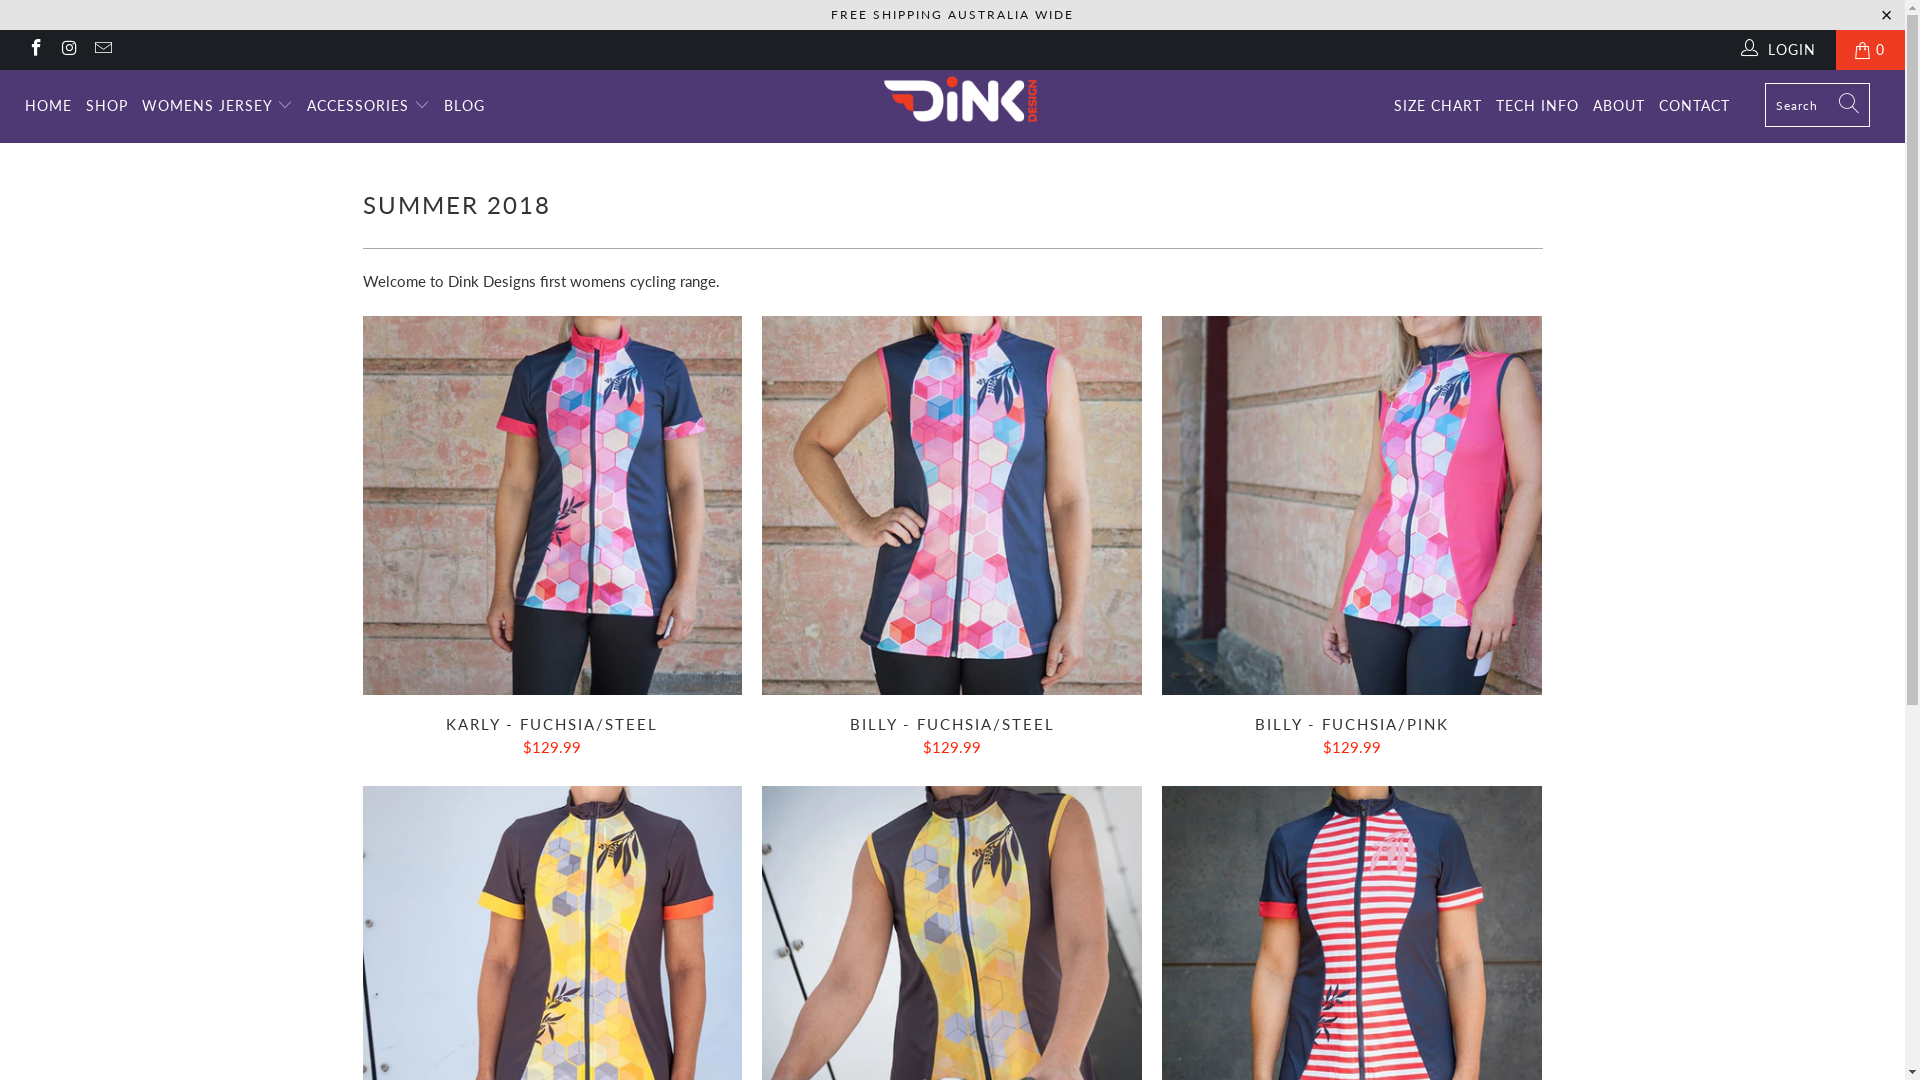  I want to click on 'ACCESSORIES', so click(306, 105).